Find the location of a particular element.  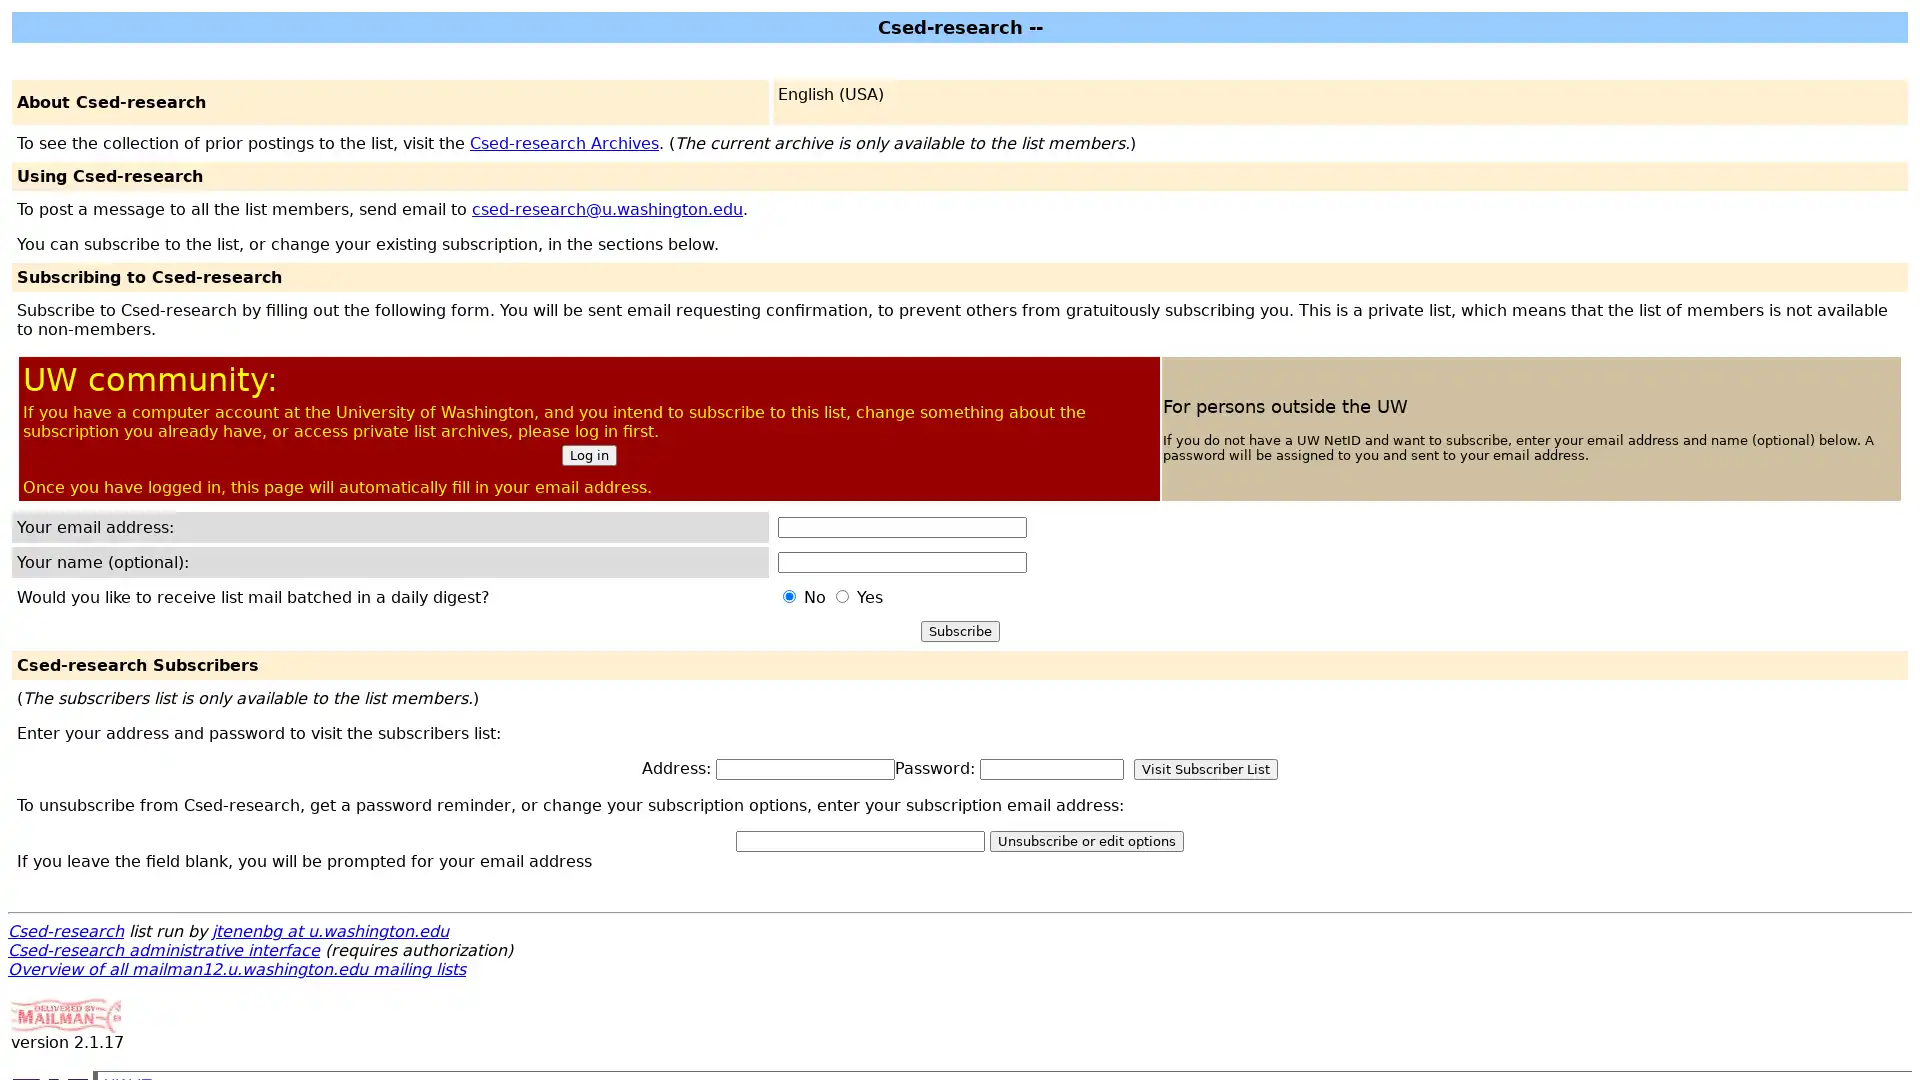

Unsubscribe or edit options is located at coordinates (1085, 841).